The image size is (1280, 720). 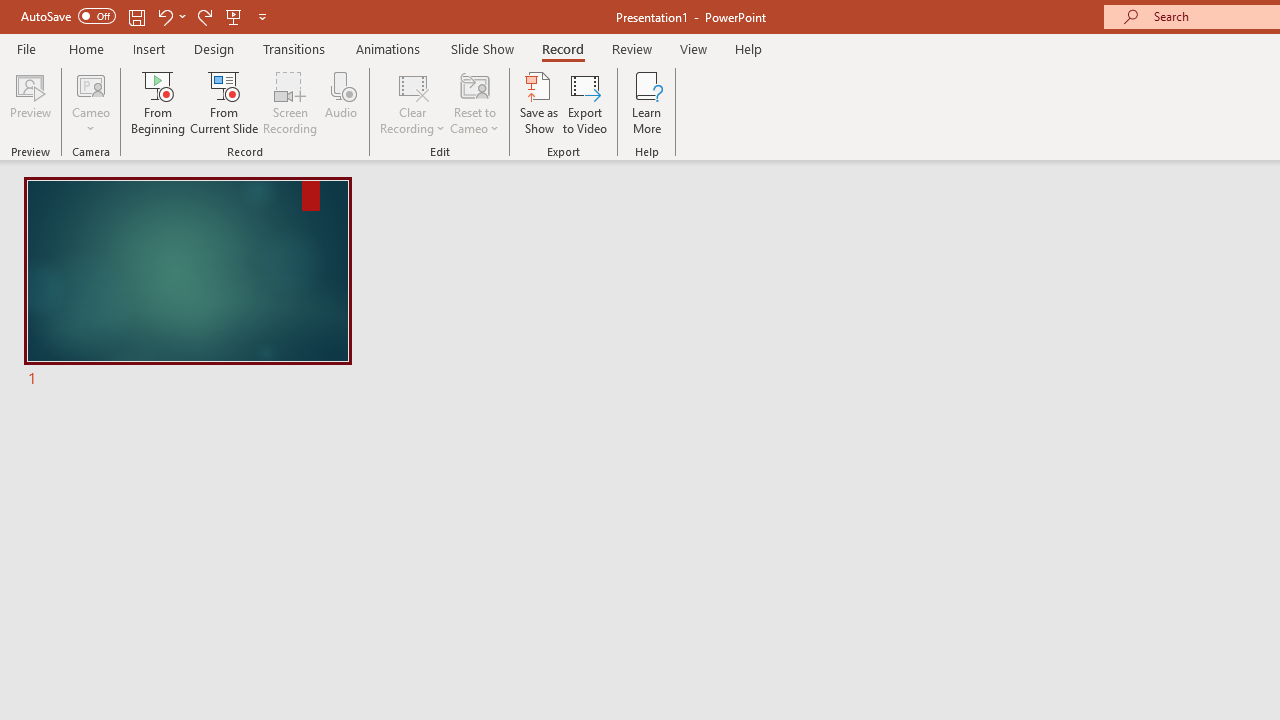 I want to click on 'Reset to Cameo', so click(x=473, y=103).